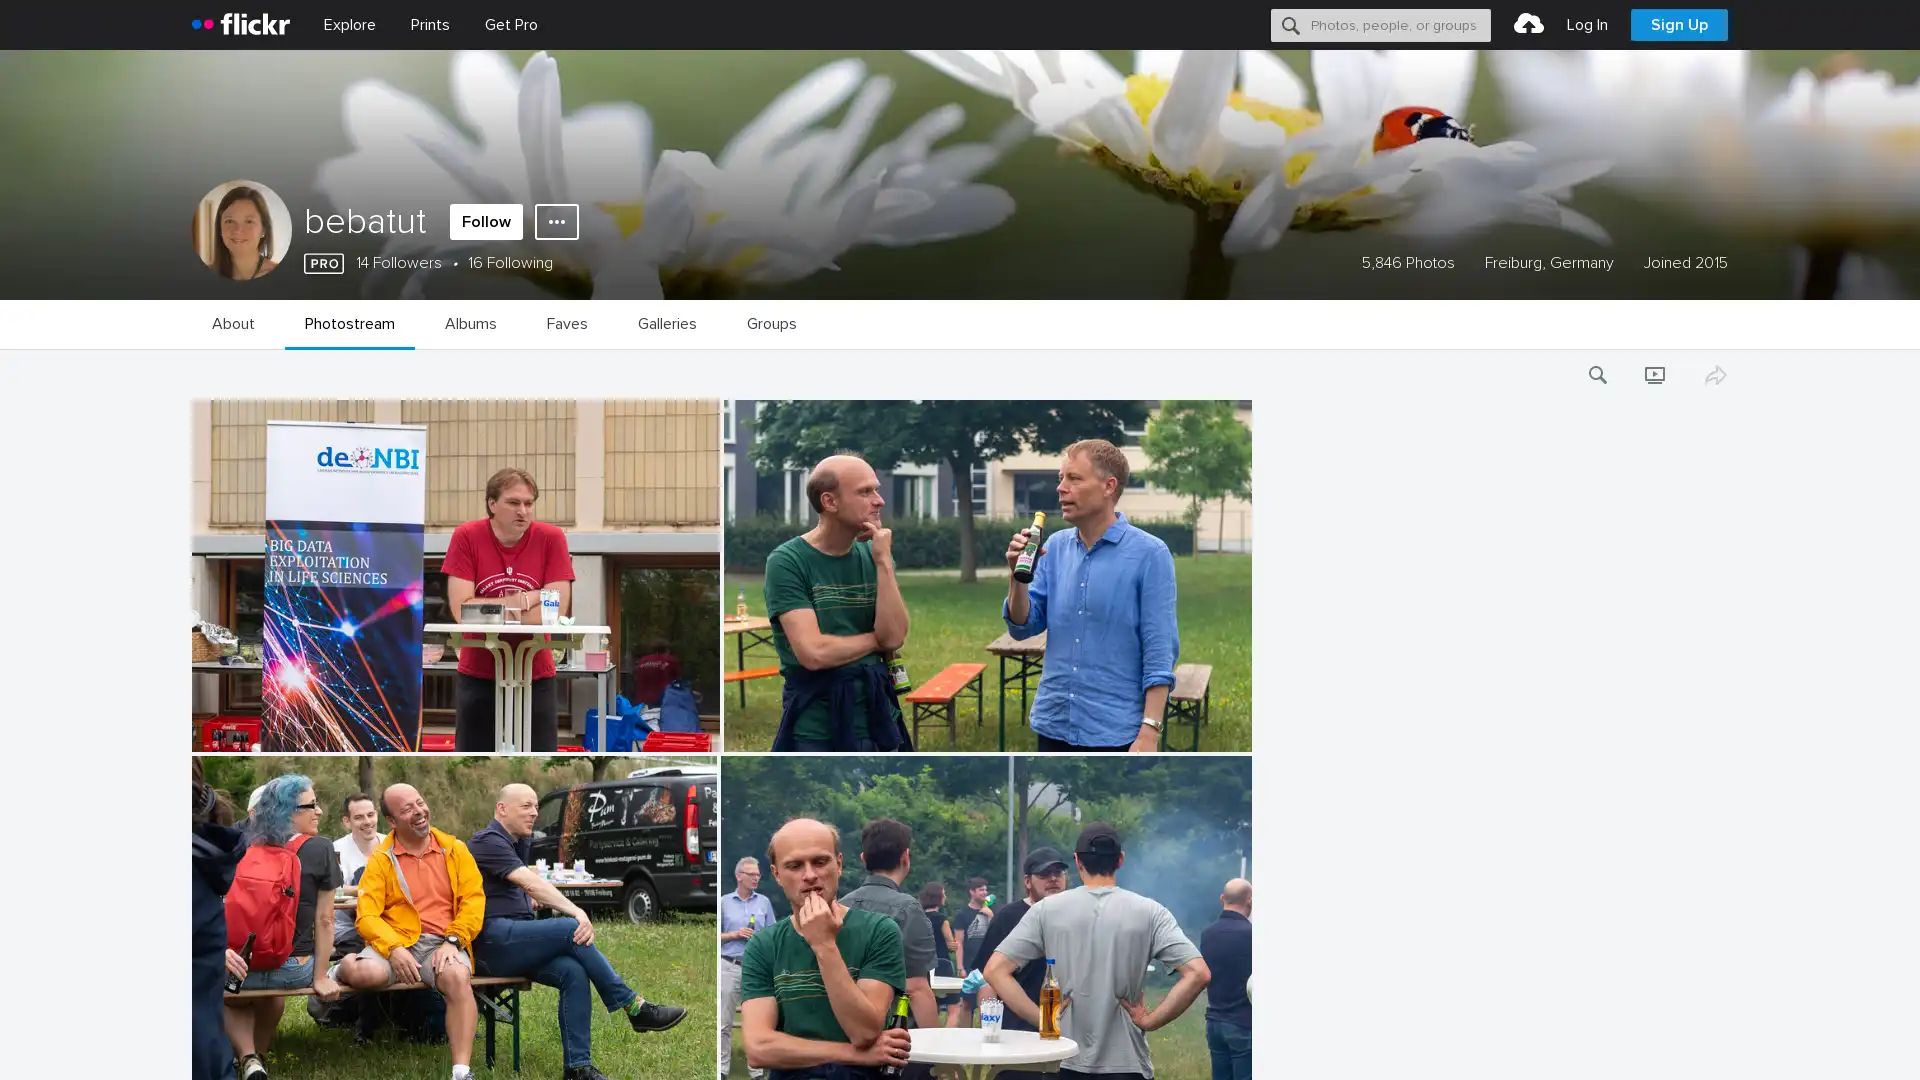 The height and width of the screenshot is (1080, 1920). I want to click on Search, so click(1291, 24).